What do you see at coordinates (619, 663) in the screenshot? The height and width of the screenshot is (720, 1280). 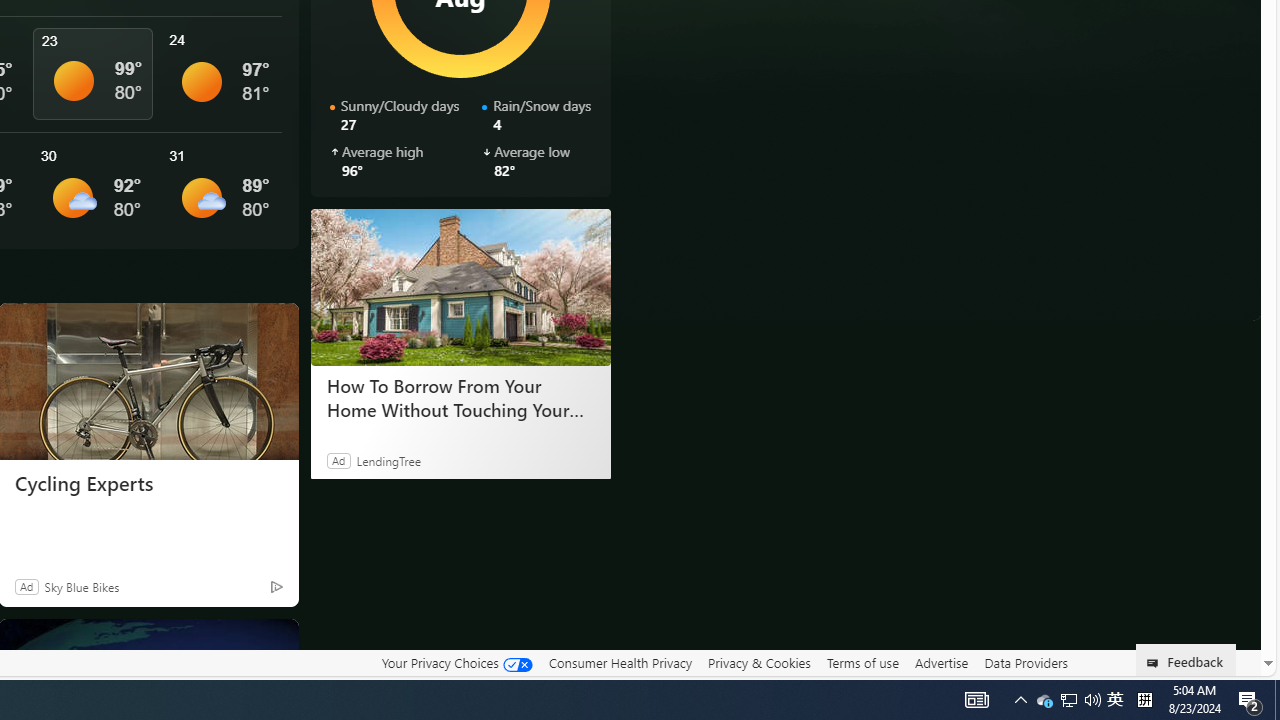 I see `'Consumer Health Privacy'` at bounding box center [619, 663].